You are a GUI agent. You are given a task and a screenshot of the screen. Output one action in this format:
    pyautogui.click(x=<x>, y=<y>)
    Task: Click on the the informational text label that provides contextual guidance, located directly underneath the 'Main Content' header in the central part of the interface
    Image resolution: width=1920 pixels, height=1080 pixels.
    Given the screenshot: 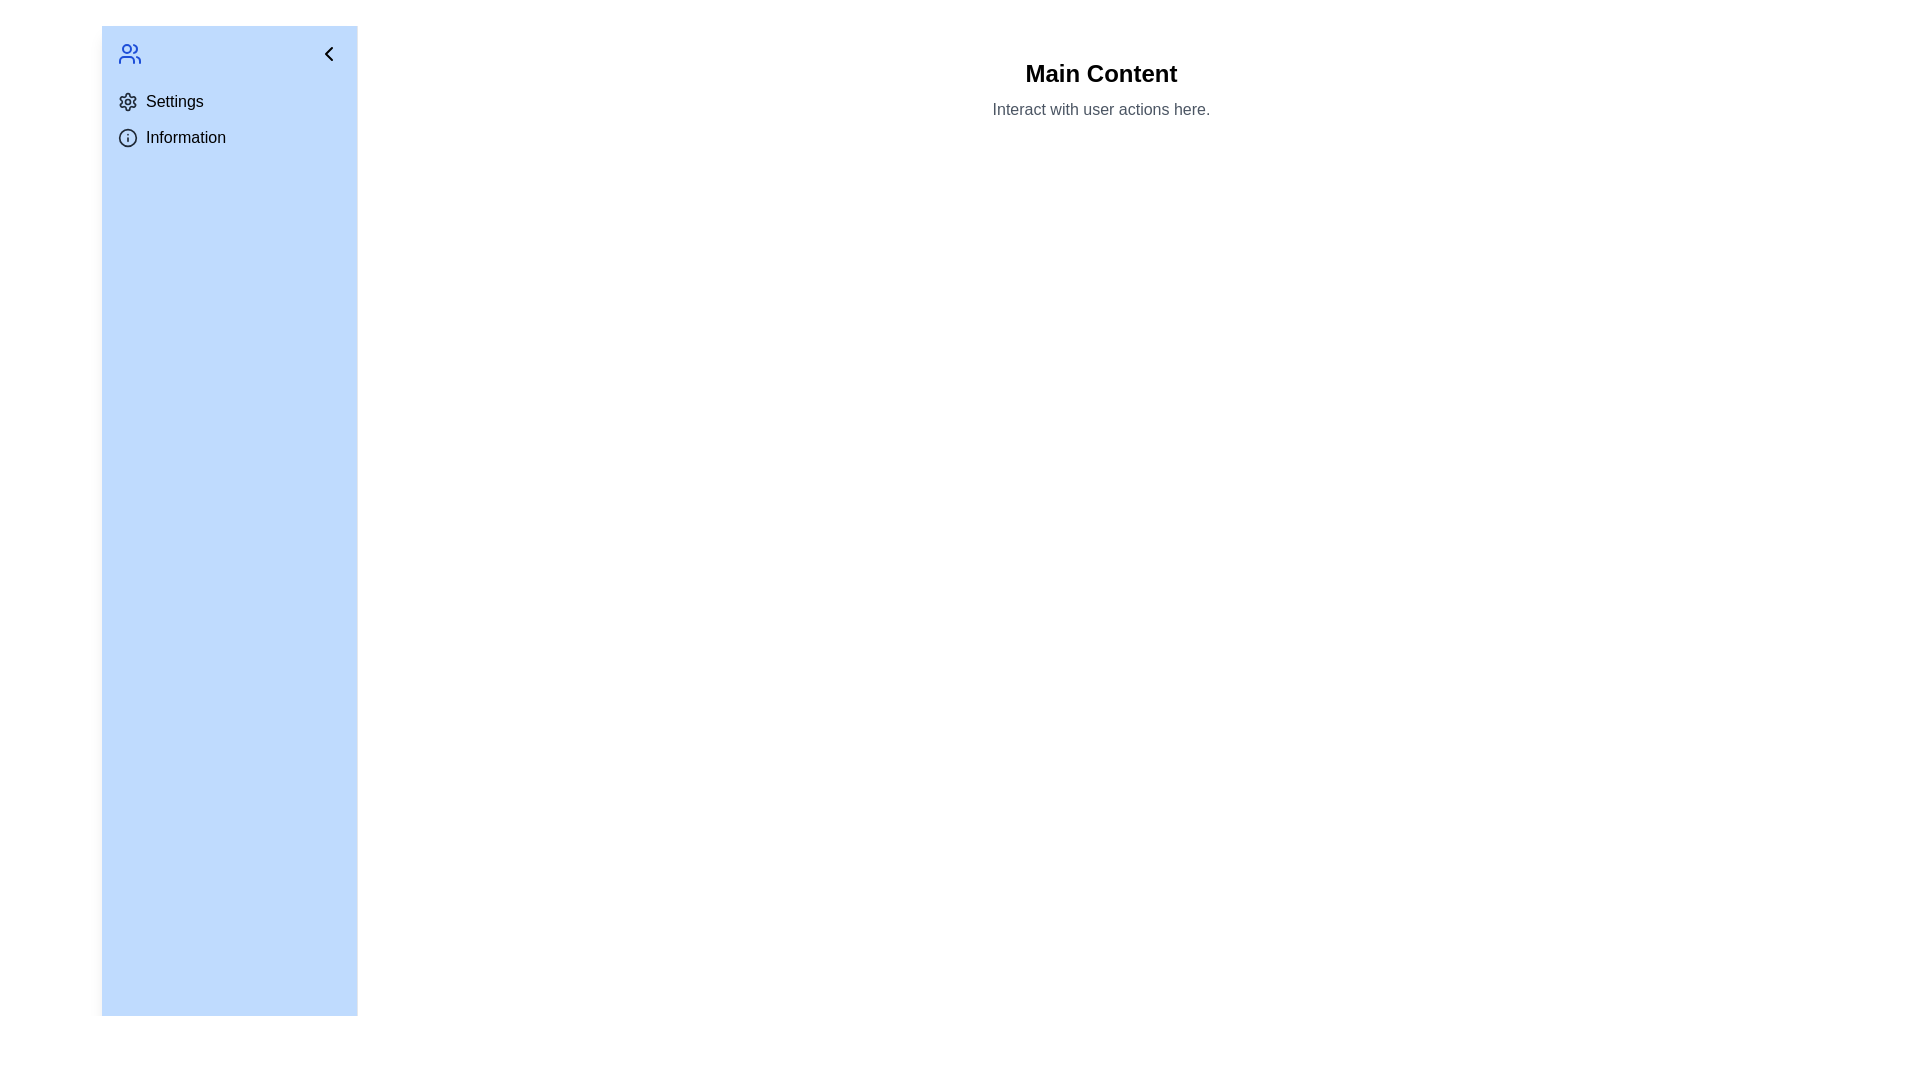 What is the action you would take?
    pyautogui.click(x=1100, y=110)
    